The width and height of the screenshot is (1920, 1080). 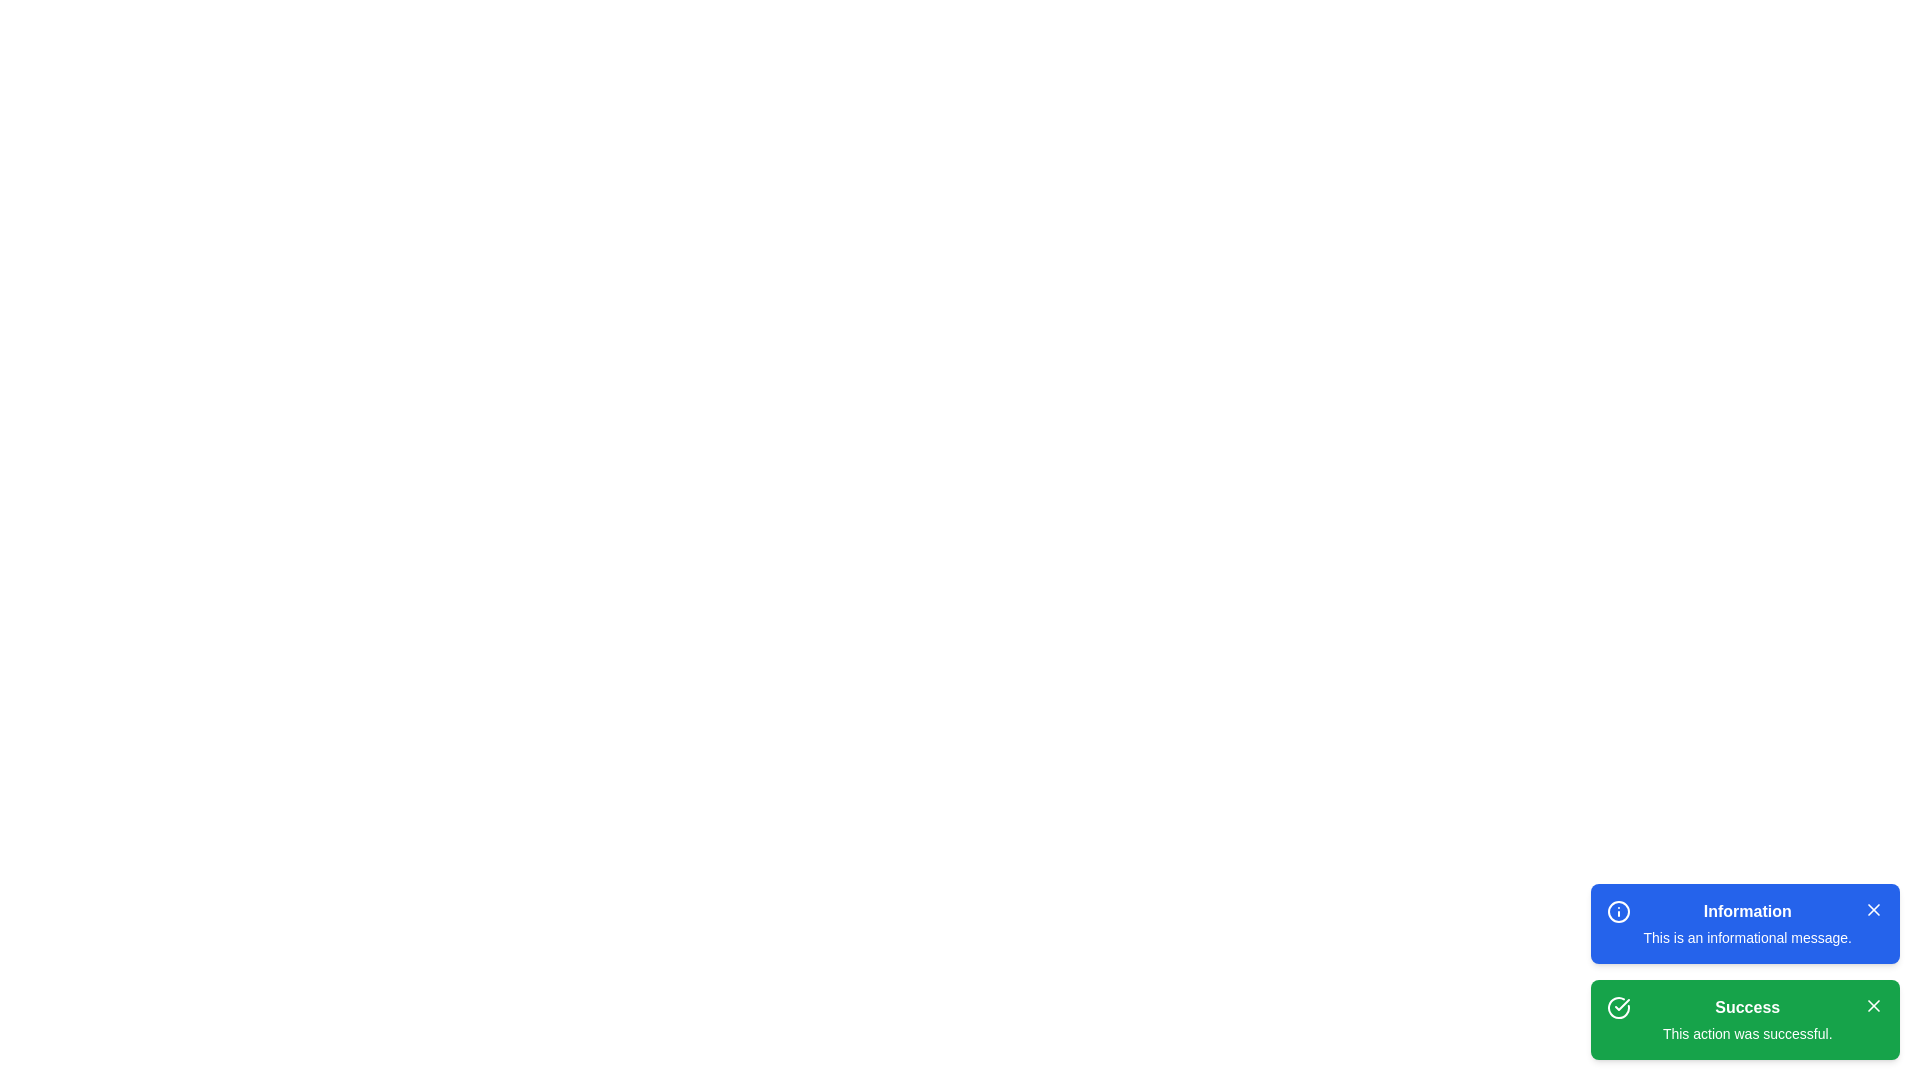 I want to click on the compact circular icon with an outline, located on the left side of the blue alert message box labeled 'Information', so click(x=1619, y=911).